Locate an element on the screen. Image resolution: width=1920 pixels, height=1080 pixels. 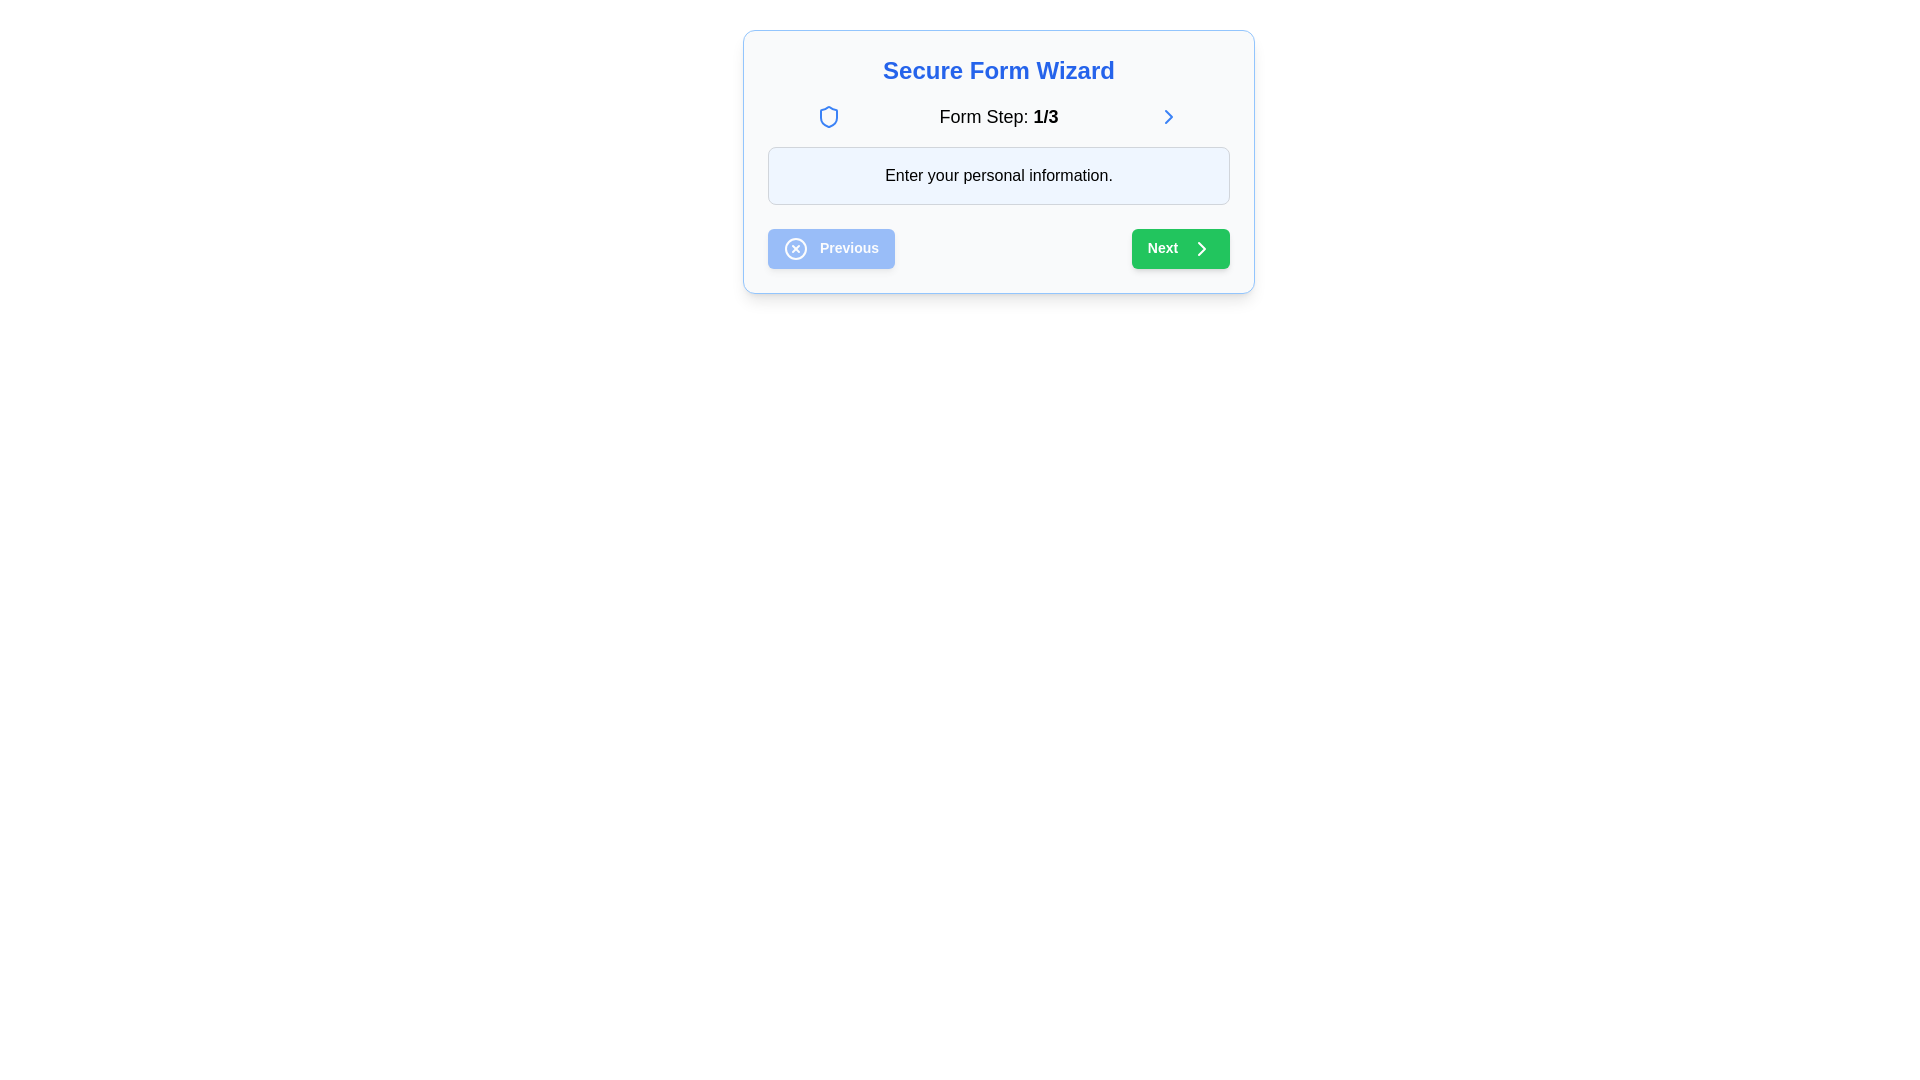
the shield icon with a blue border and white fill, located to the left of the 'Form Step: 1/3' text is located at coordinates (829, 116).